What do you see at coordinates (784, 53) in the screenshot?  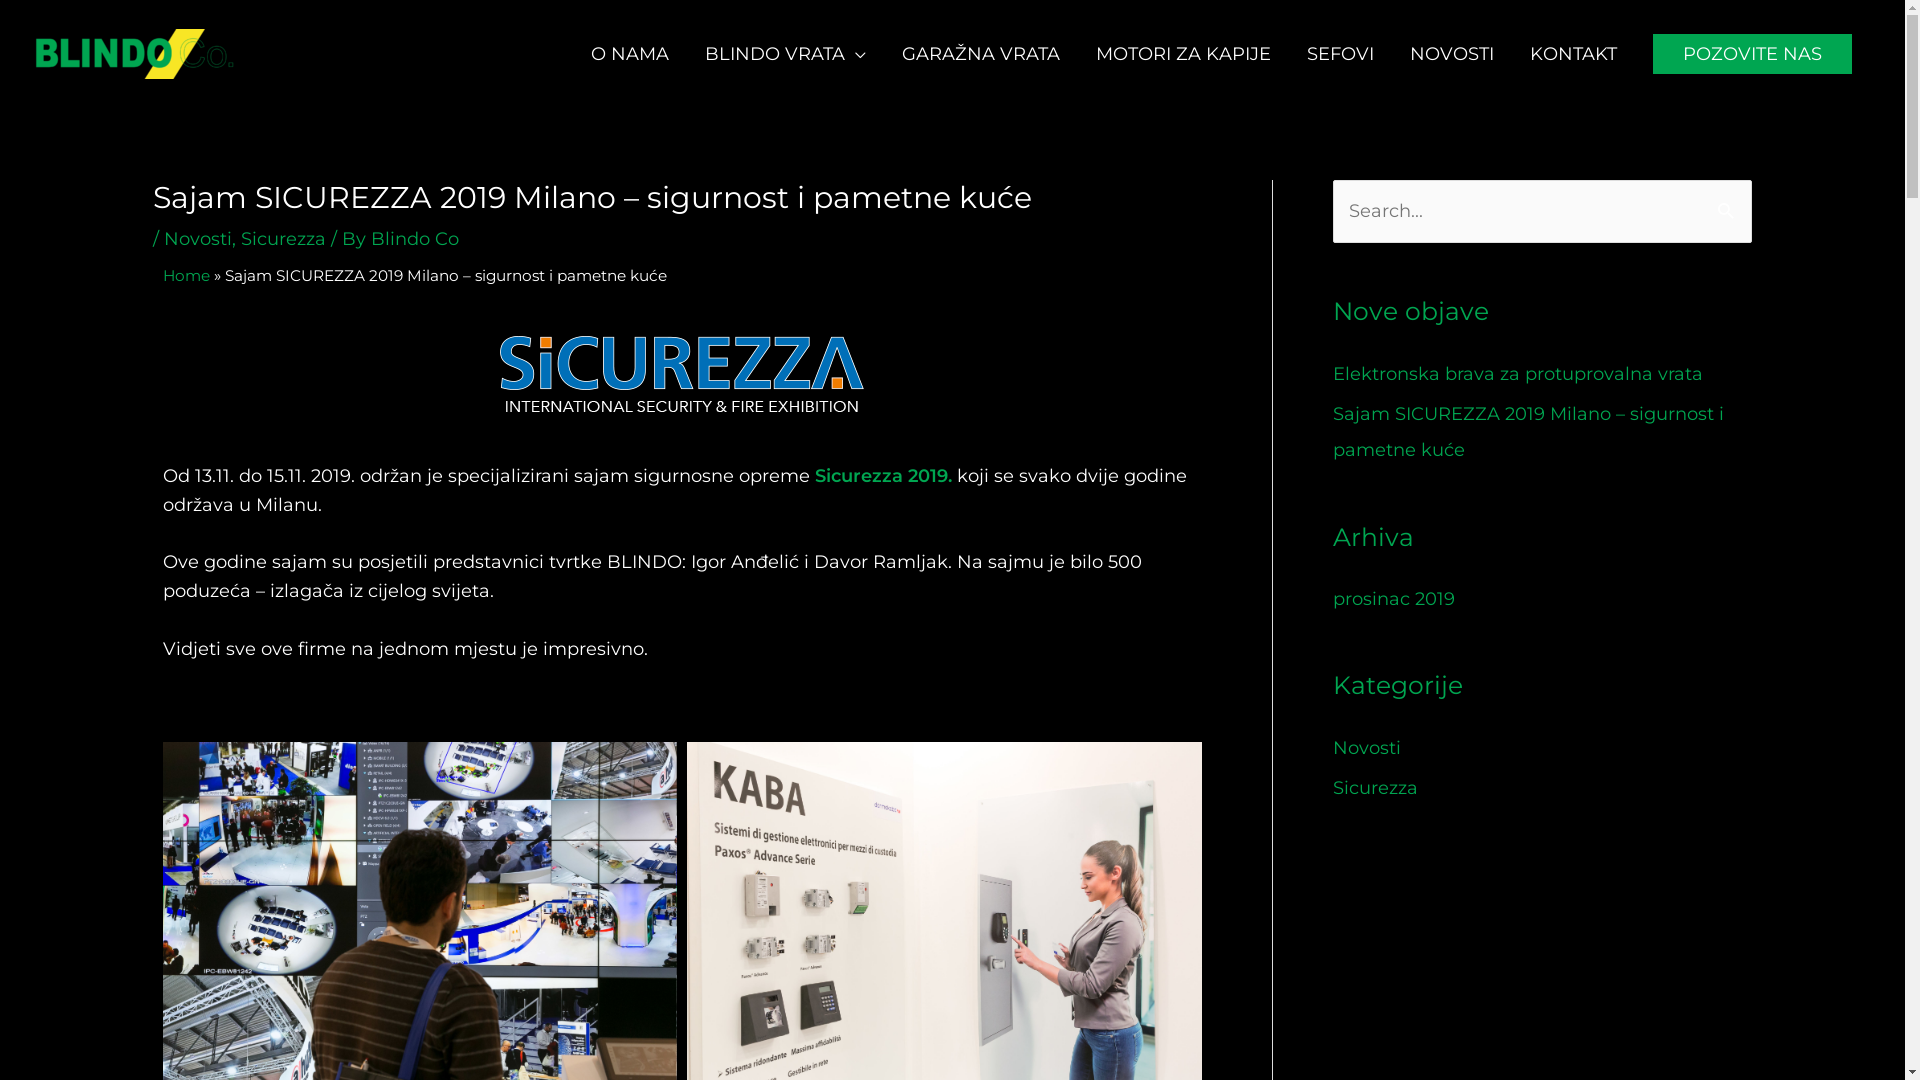 I see `'BLINDO VRATA'` at bounding box center [784, 53].